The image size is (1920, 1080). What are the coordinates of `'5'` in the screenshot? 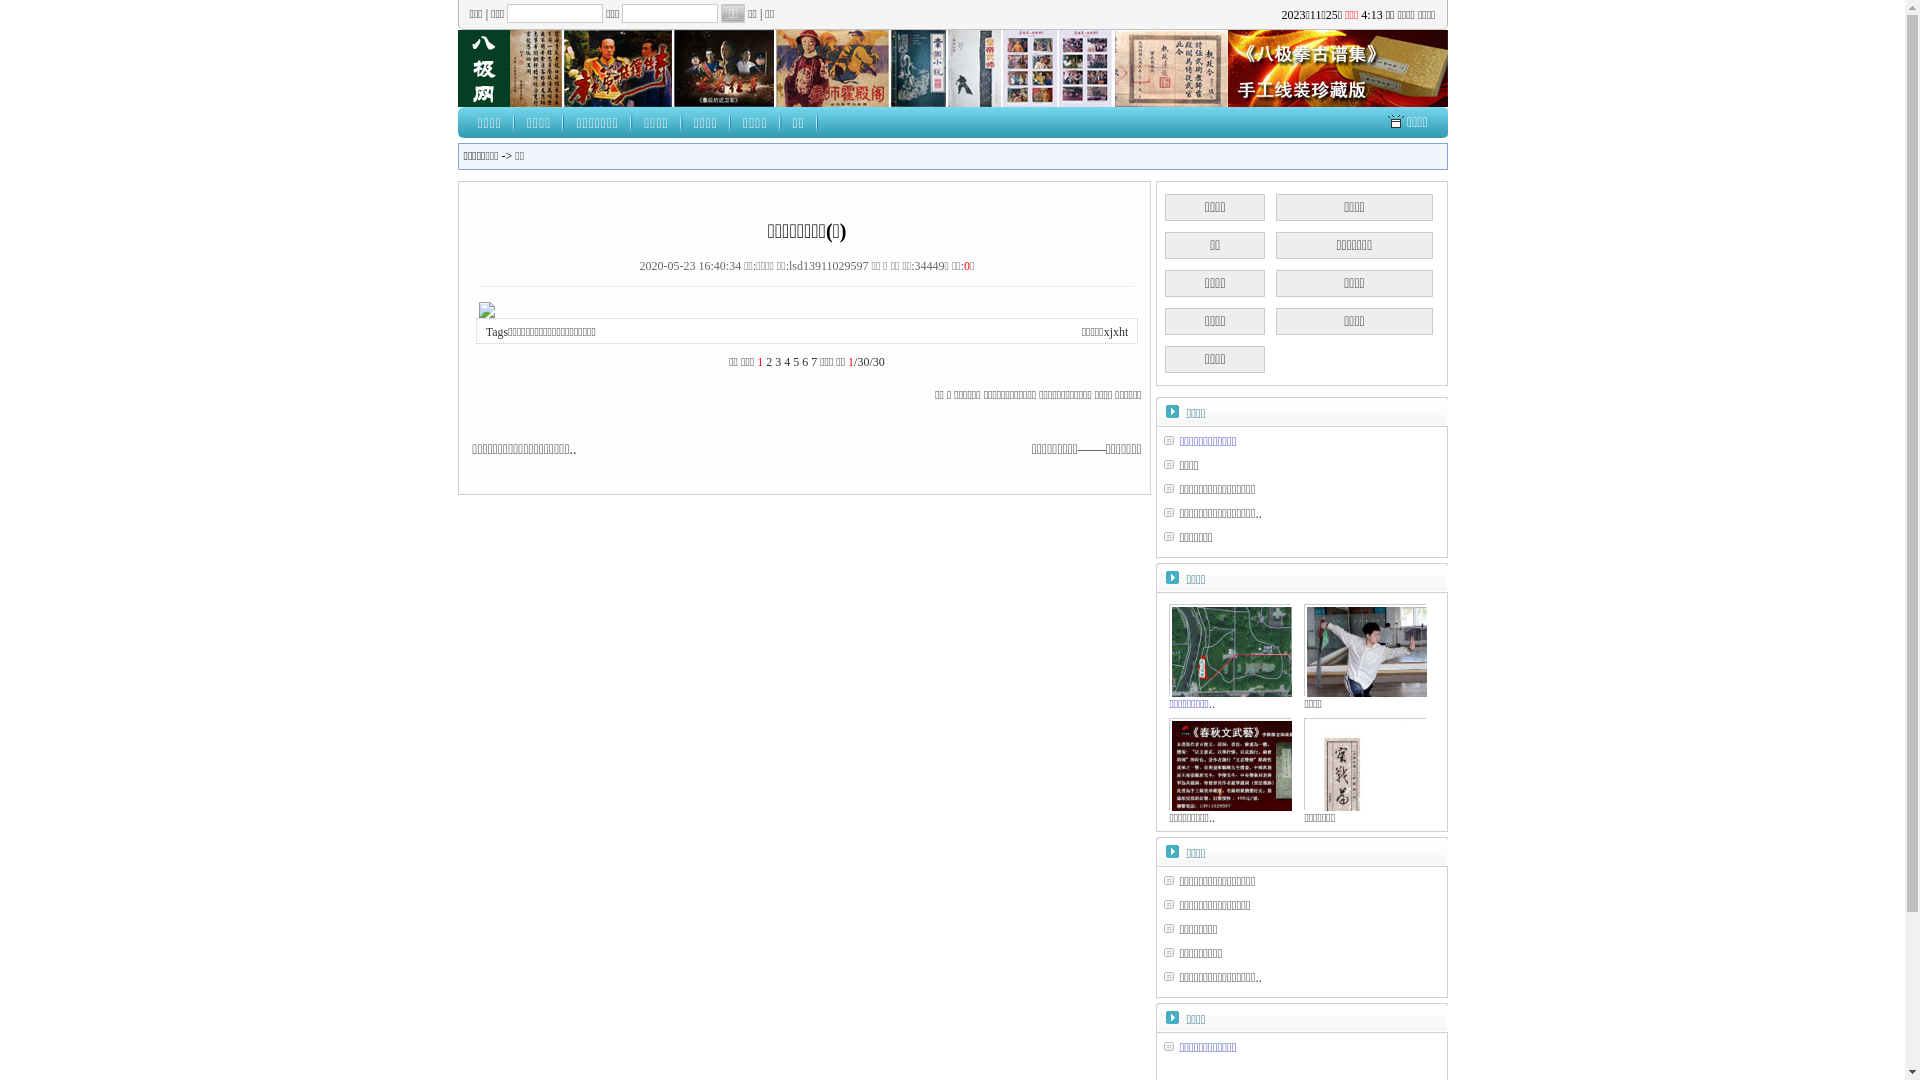 It's located at (795, 362).